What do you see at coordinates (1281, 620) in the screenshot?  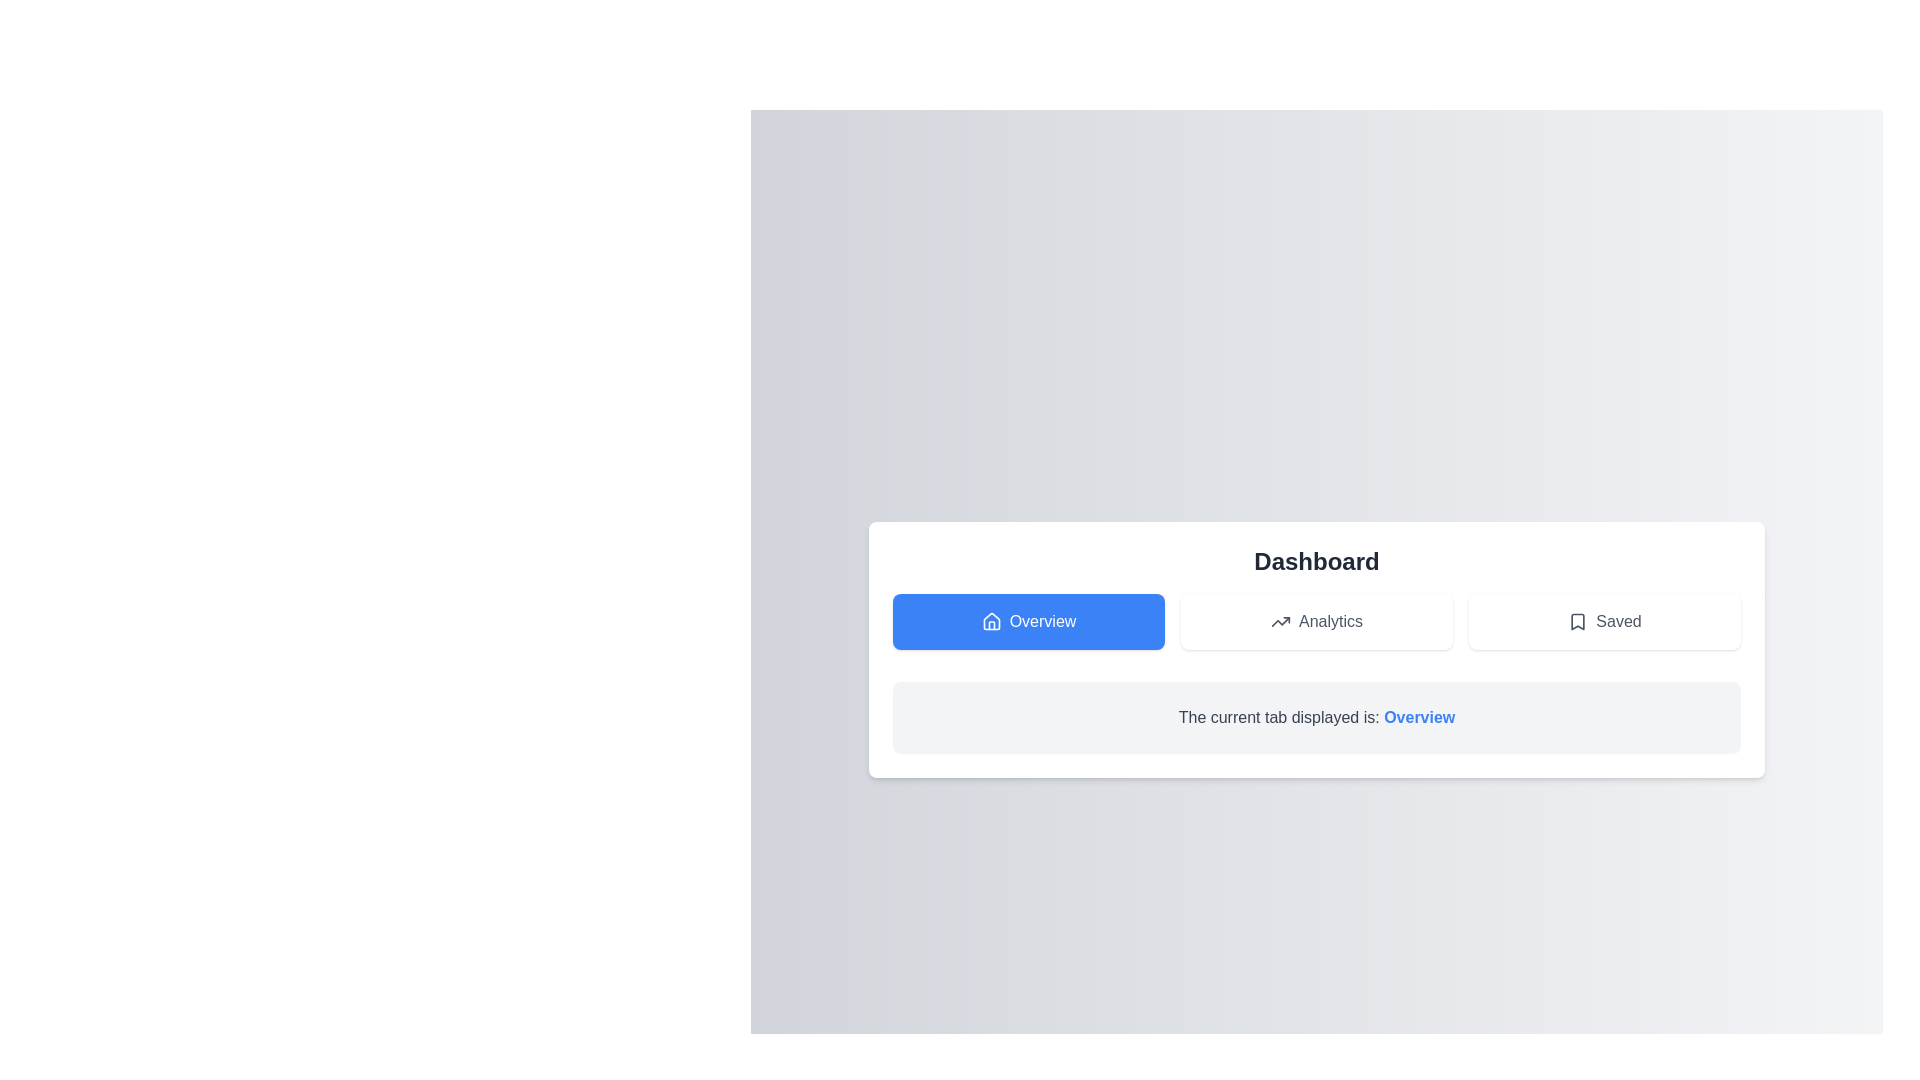 I see `the 'Analytics' button that features an upward trend icon, positioned centrally among the navigation buttons for accessing analytics functionality` at bounding box center [1281, 620].